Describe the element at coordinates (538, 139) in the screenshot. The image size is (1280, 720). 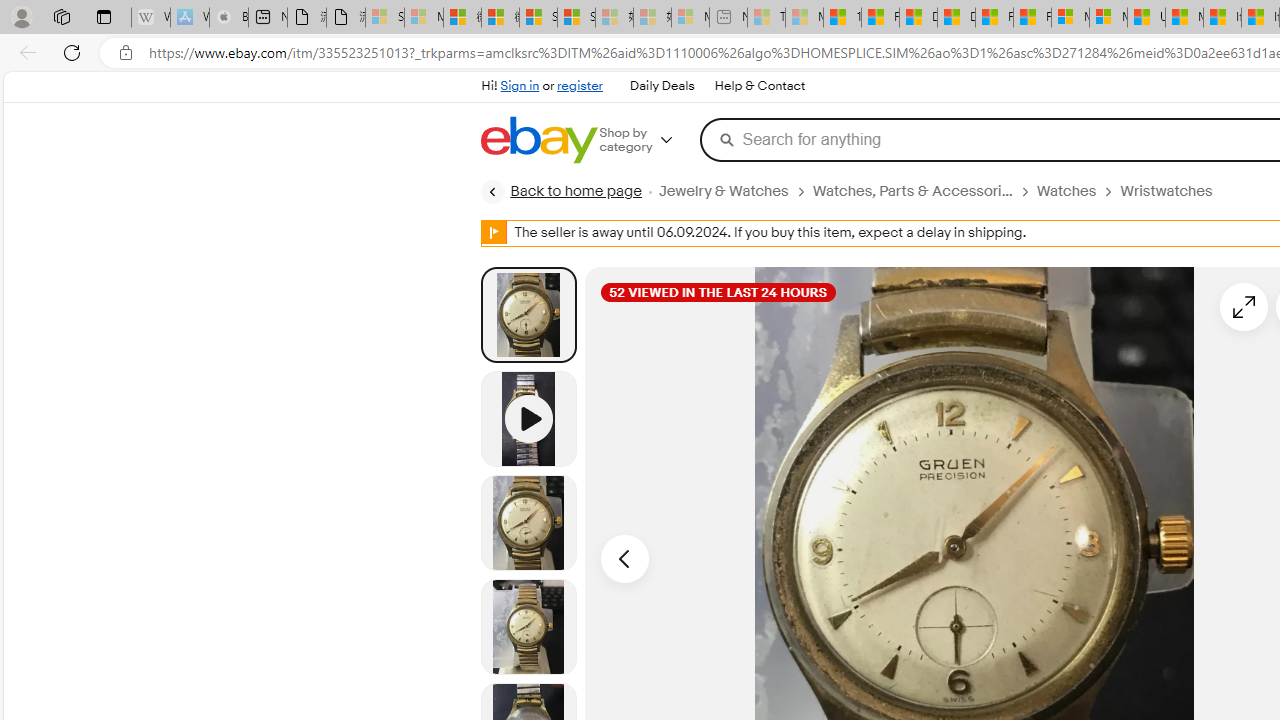
I see `'eBay Home'` at that location.